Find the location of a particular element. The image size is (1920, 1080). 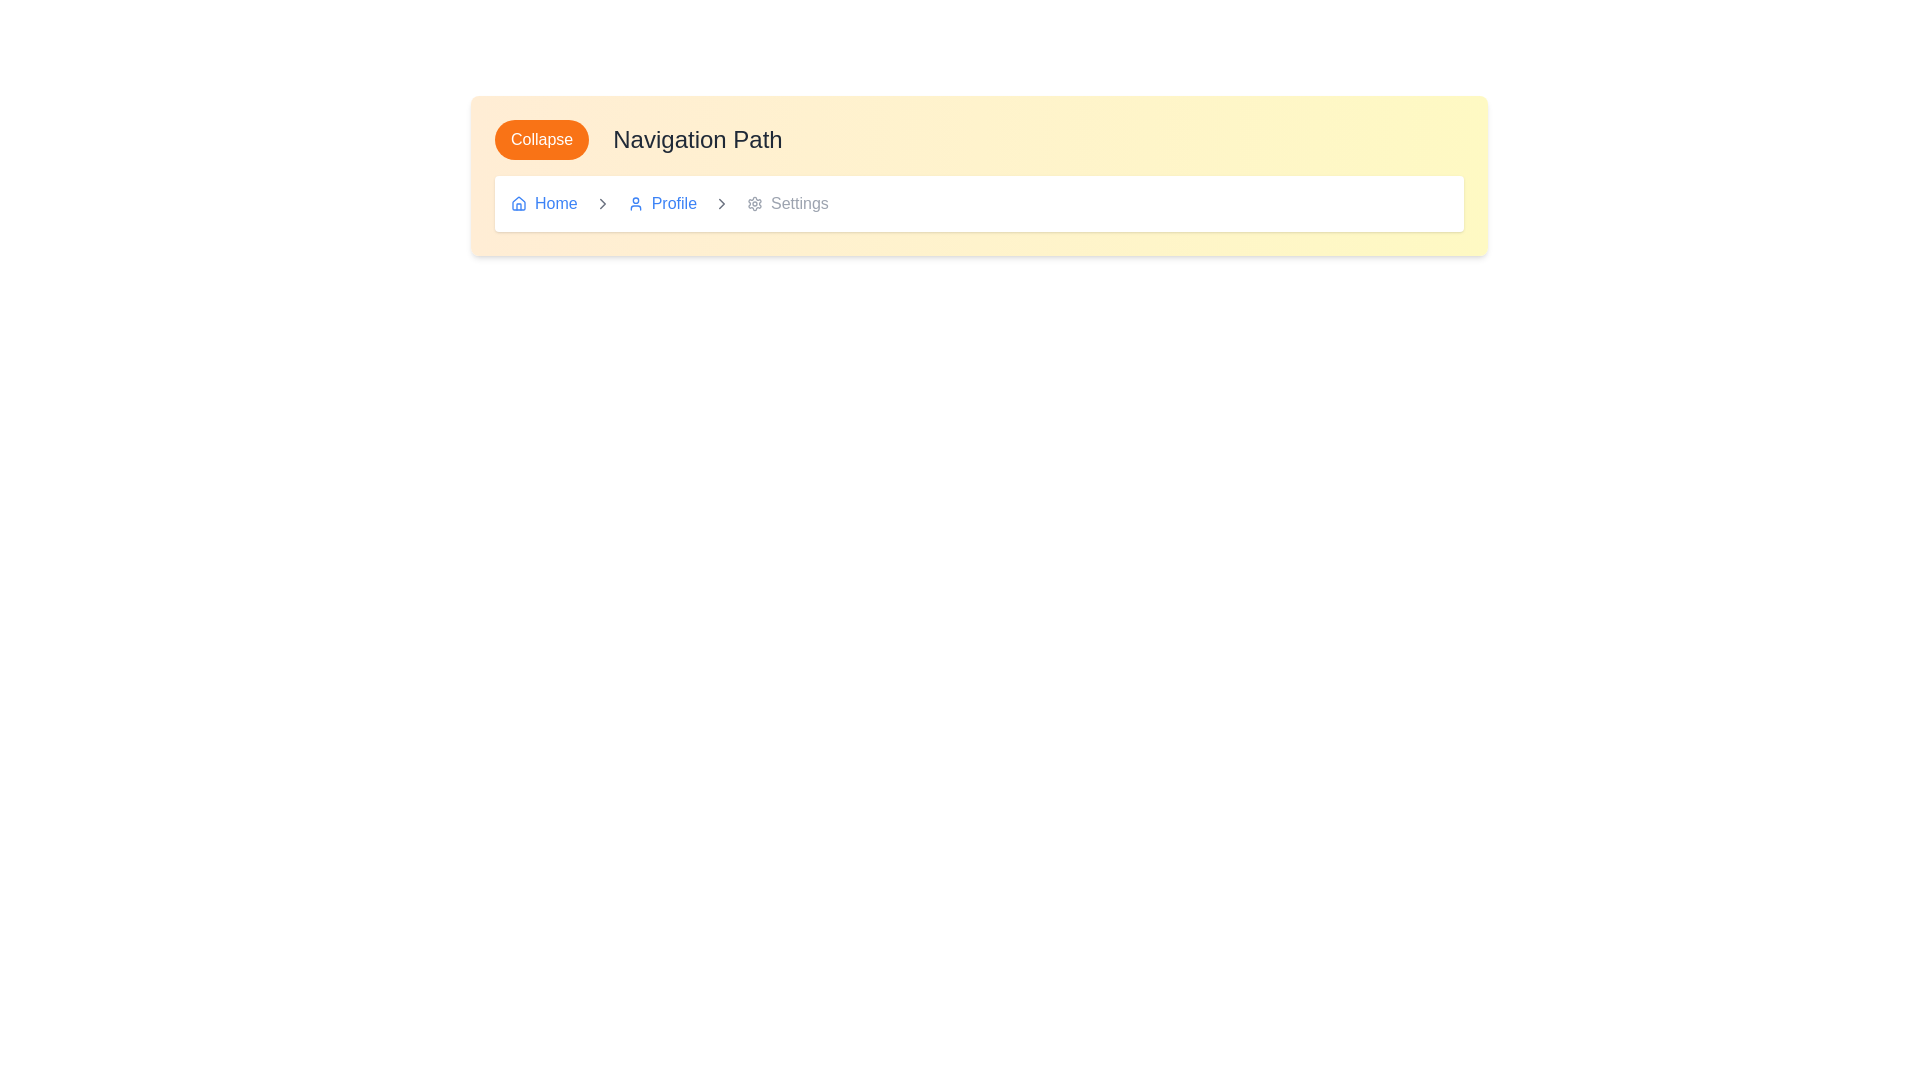

icon that serves as a visual delimiter in the breadcrumb navigation, located between the 'Home' and 'Profile' labels is located at coordinates (601, 204).